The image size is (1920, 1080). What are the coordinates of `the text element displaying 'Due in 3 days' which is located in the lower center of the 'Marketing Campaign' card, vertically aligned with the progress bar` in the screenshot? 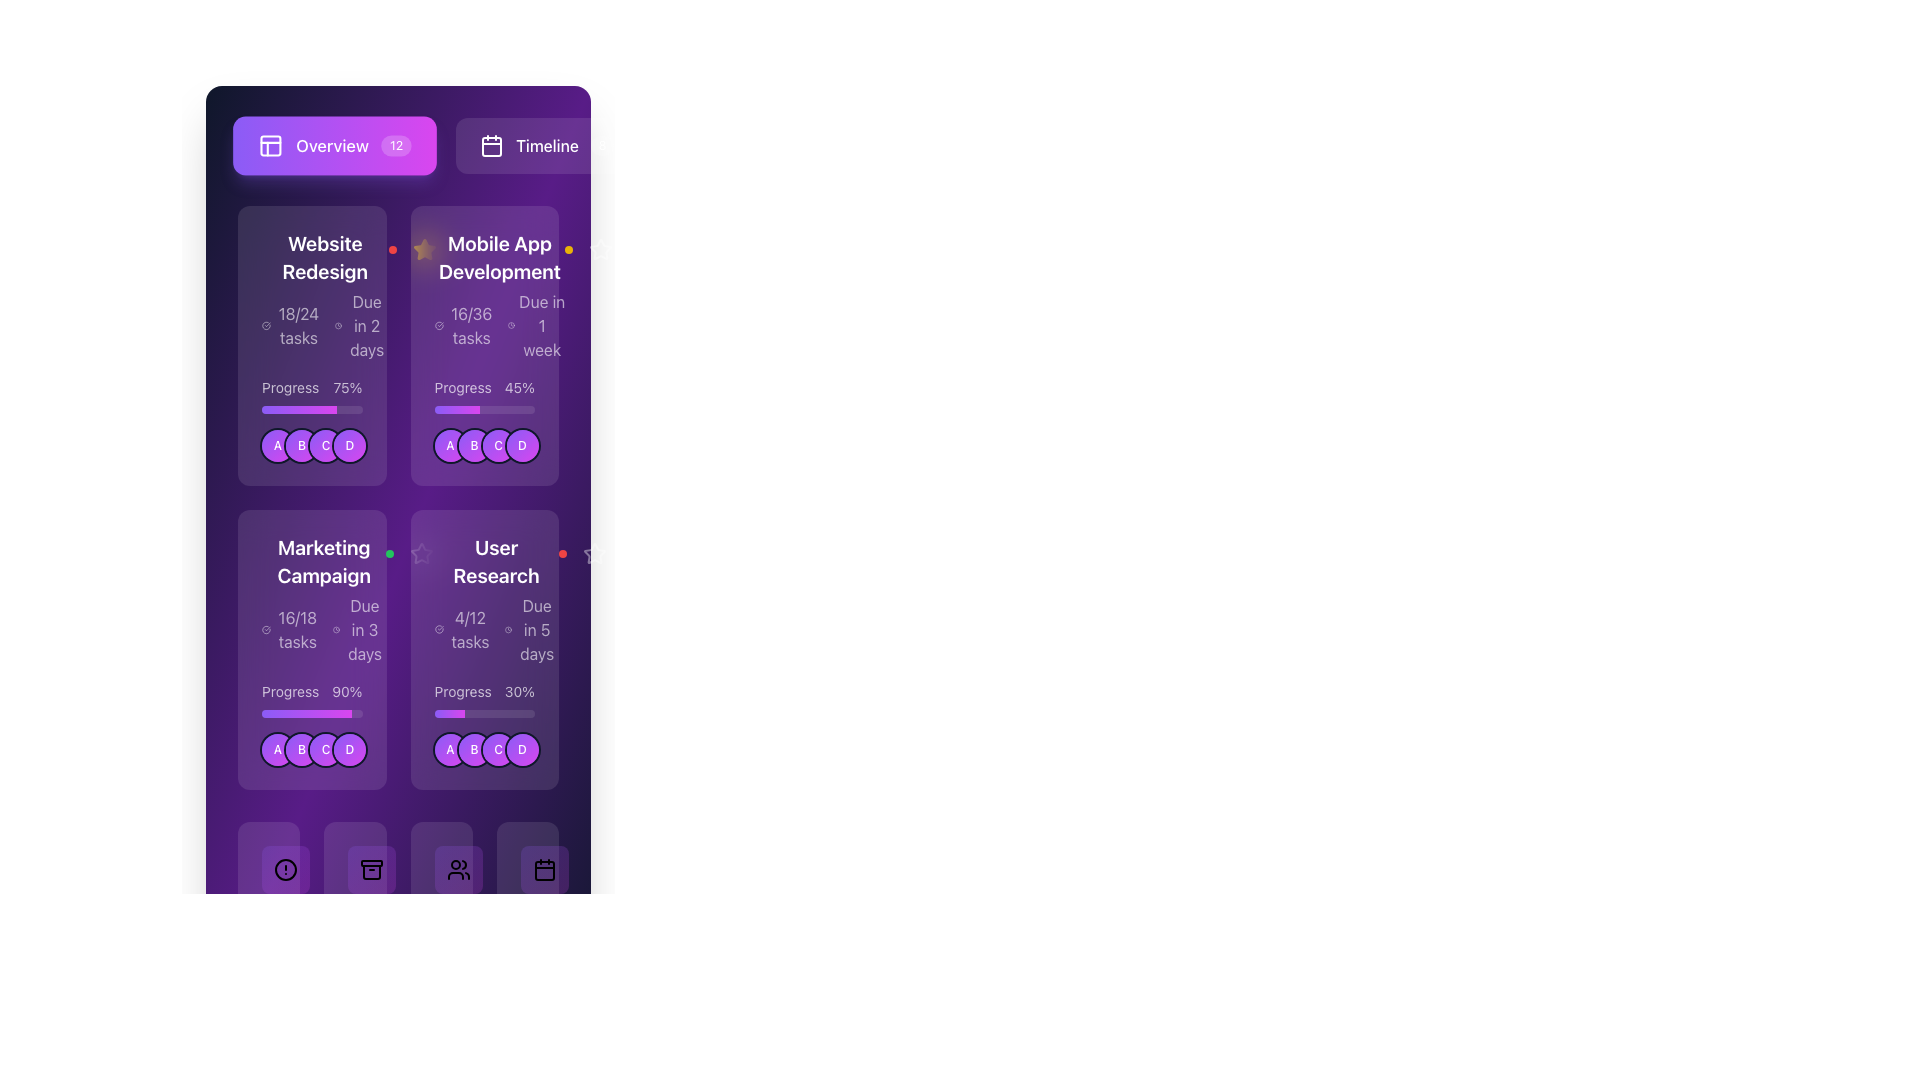 It's located at (364, 628).